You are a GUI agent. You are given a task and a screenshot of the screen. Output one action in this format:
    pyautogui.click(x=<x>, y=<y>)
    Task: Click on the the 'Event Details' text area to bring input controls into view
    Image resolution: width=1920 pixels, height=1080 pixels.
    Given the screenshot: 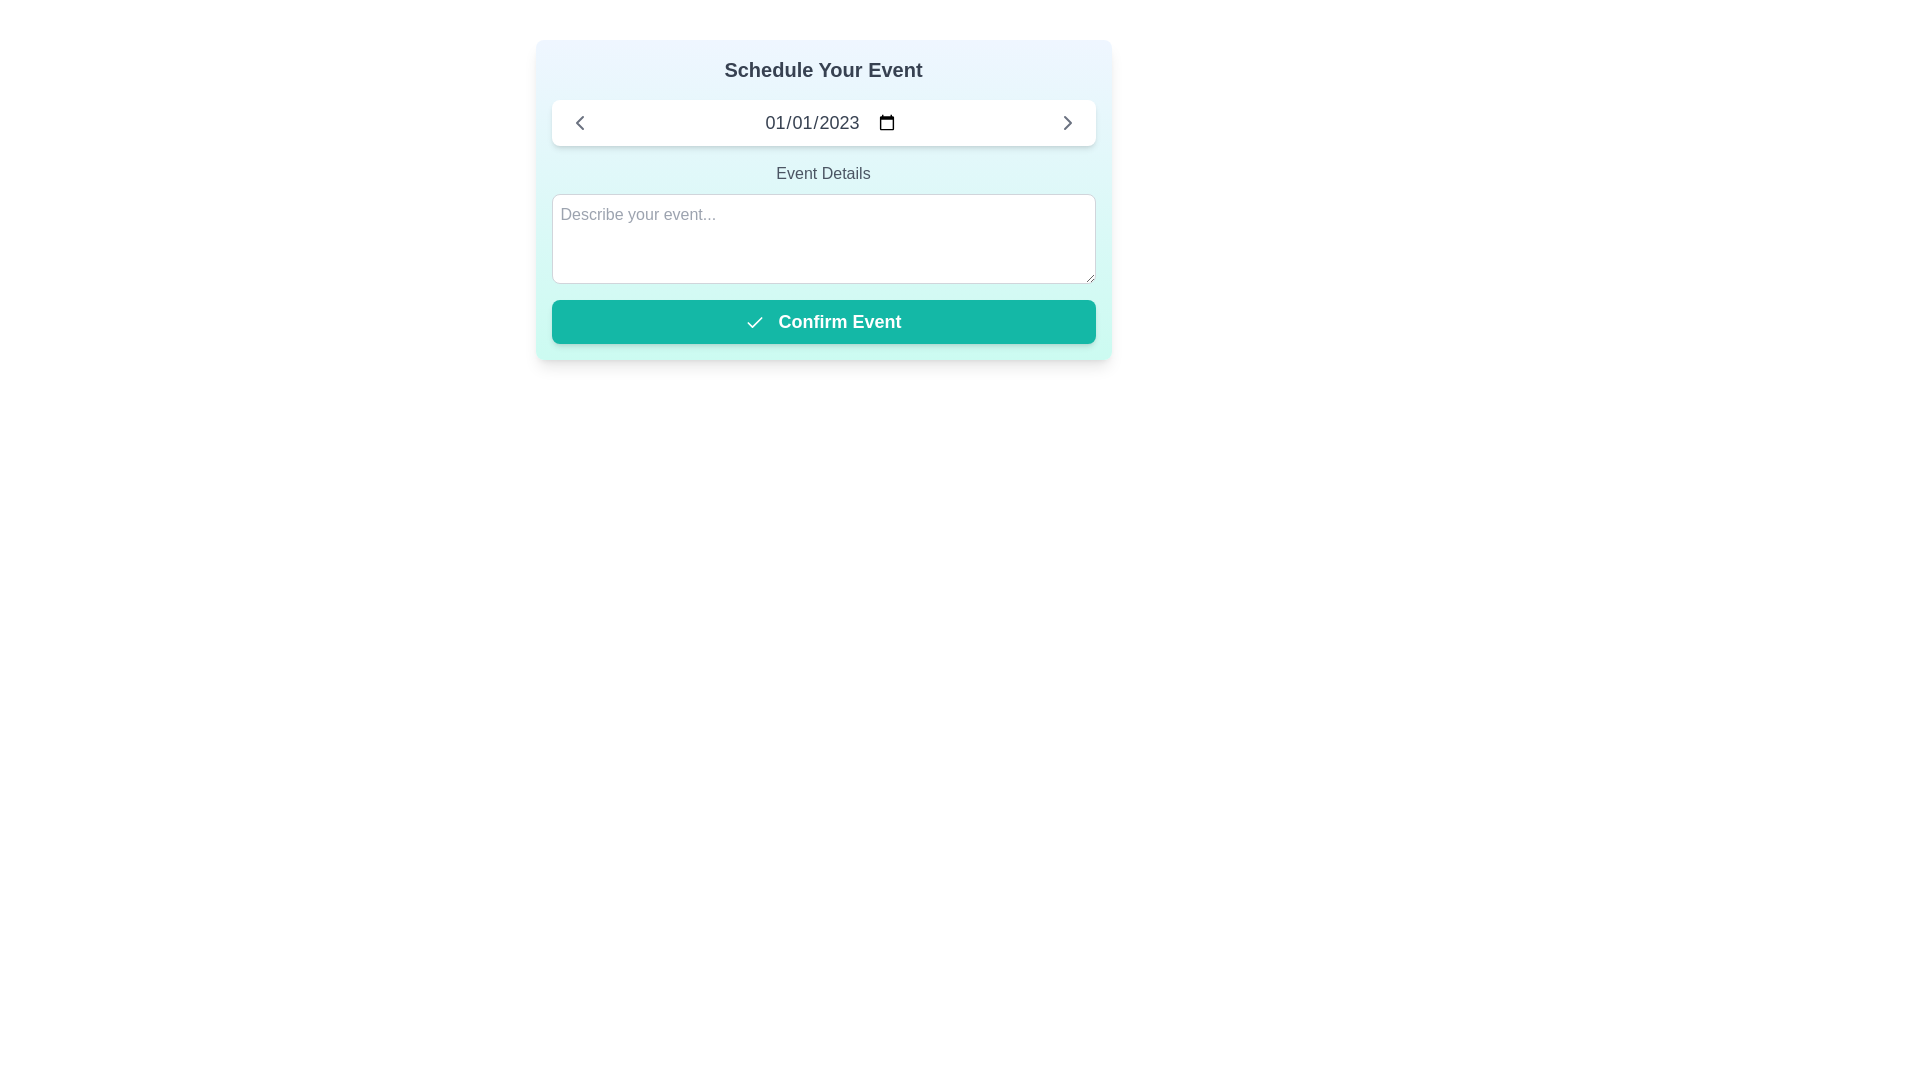 What is the action you would take?
    pyautogui.click(x=823, y=223)
    